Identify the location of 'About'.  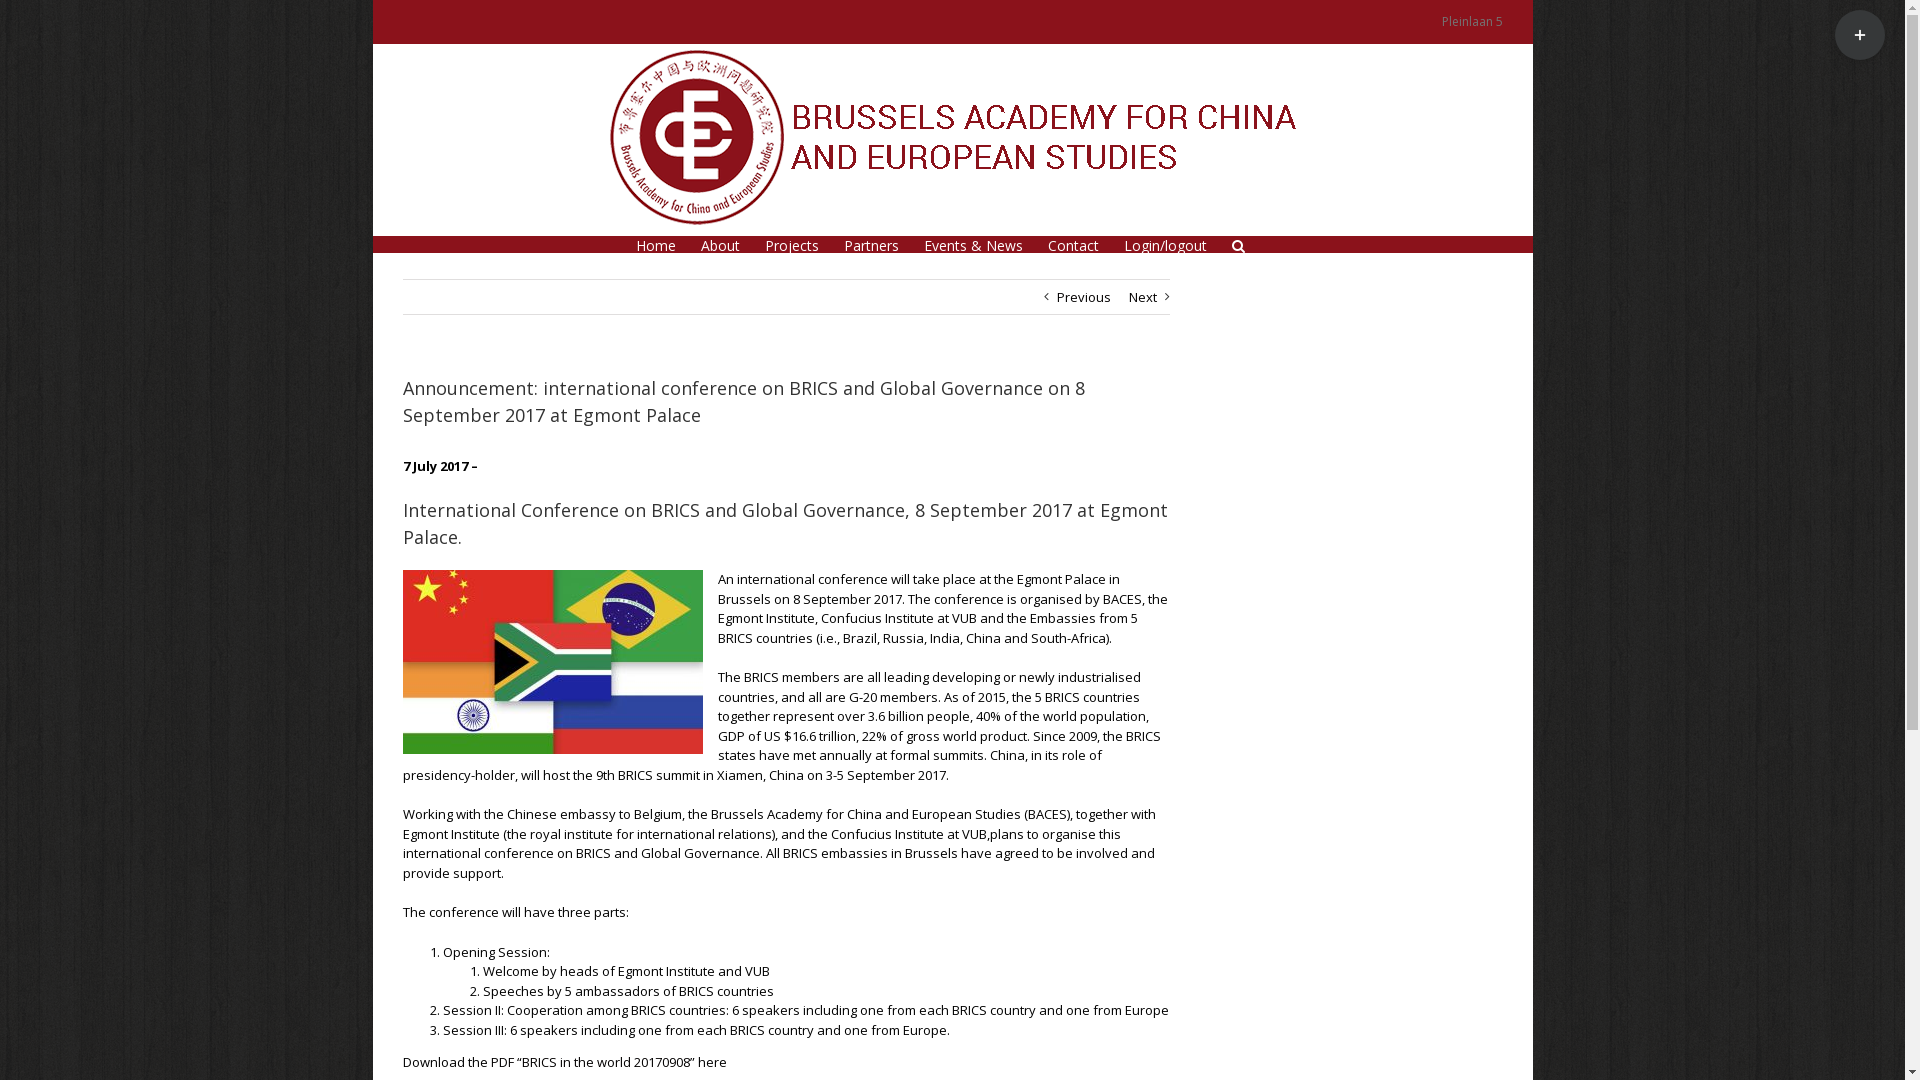
(719, 243).